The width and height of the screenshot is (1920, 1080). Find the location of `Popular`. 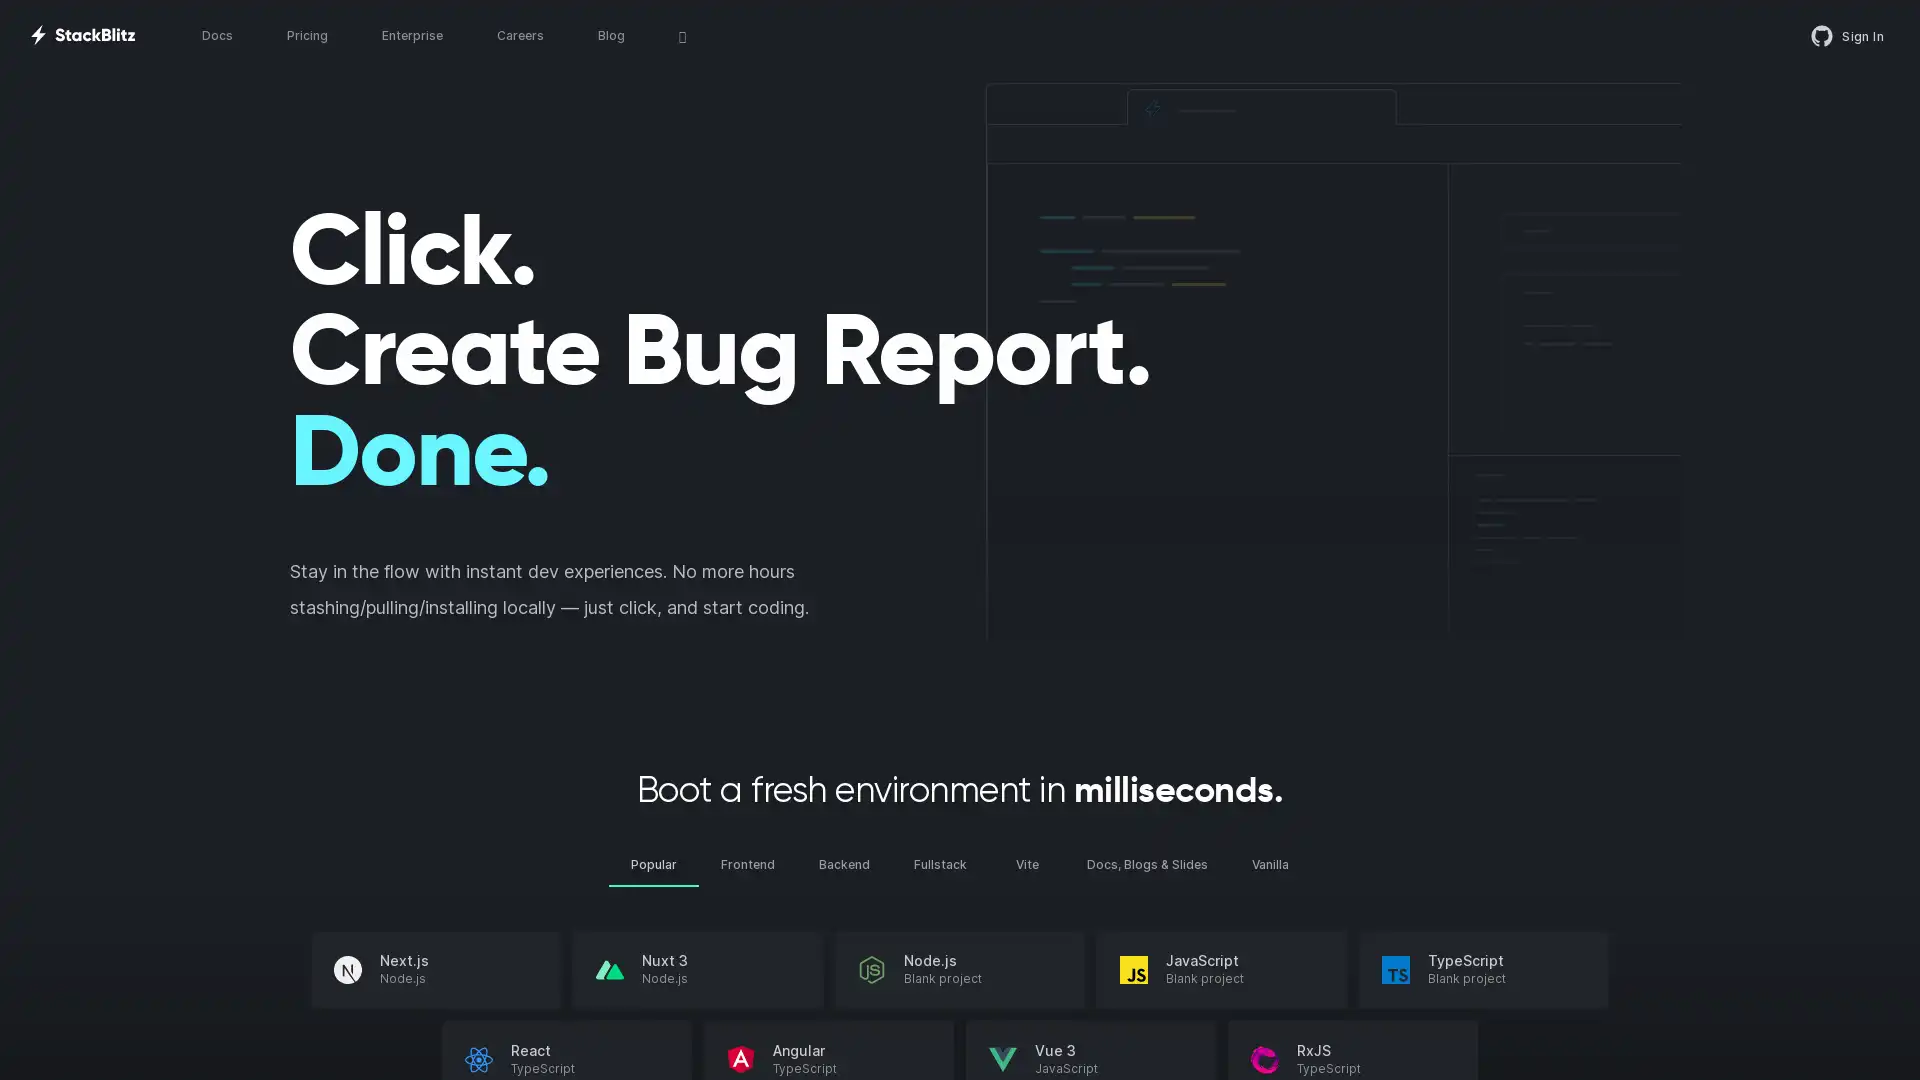

Popular is located at coordinates (653, 863).